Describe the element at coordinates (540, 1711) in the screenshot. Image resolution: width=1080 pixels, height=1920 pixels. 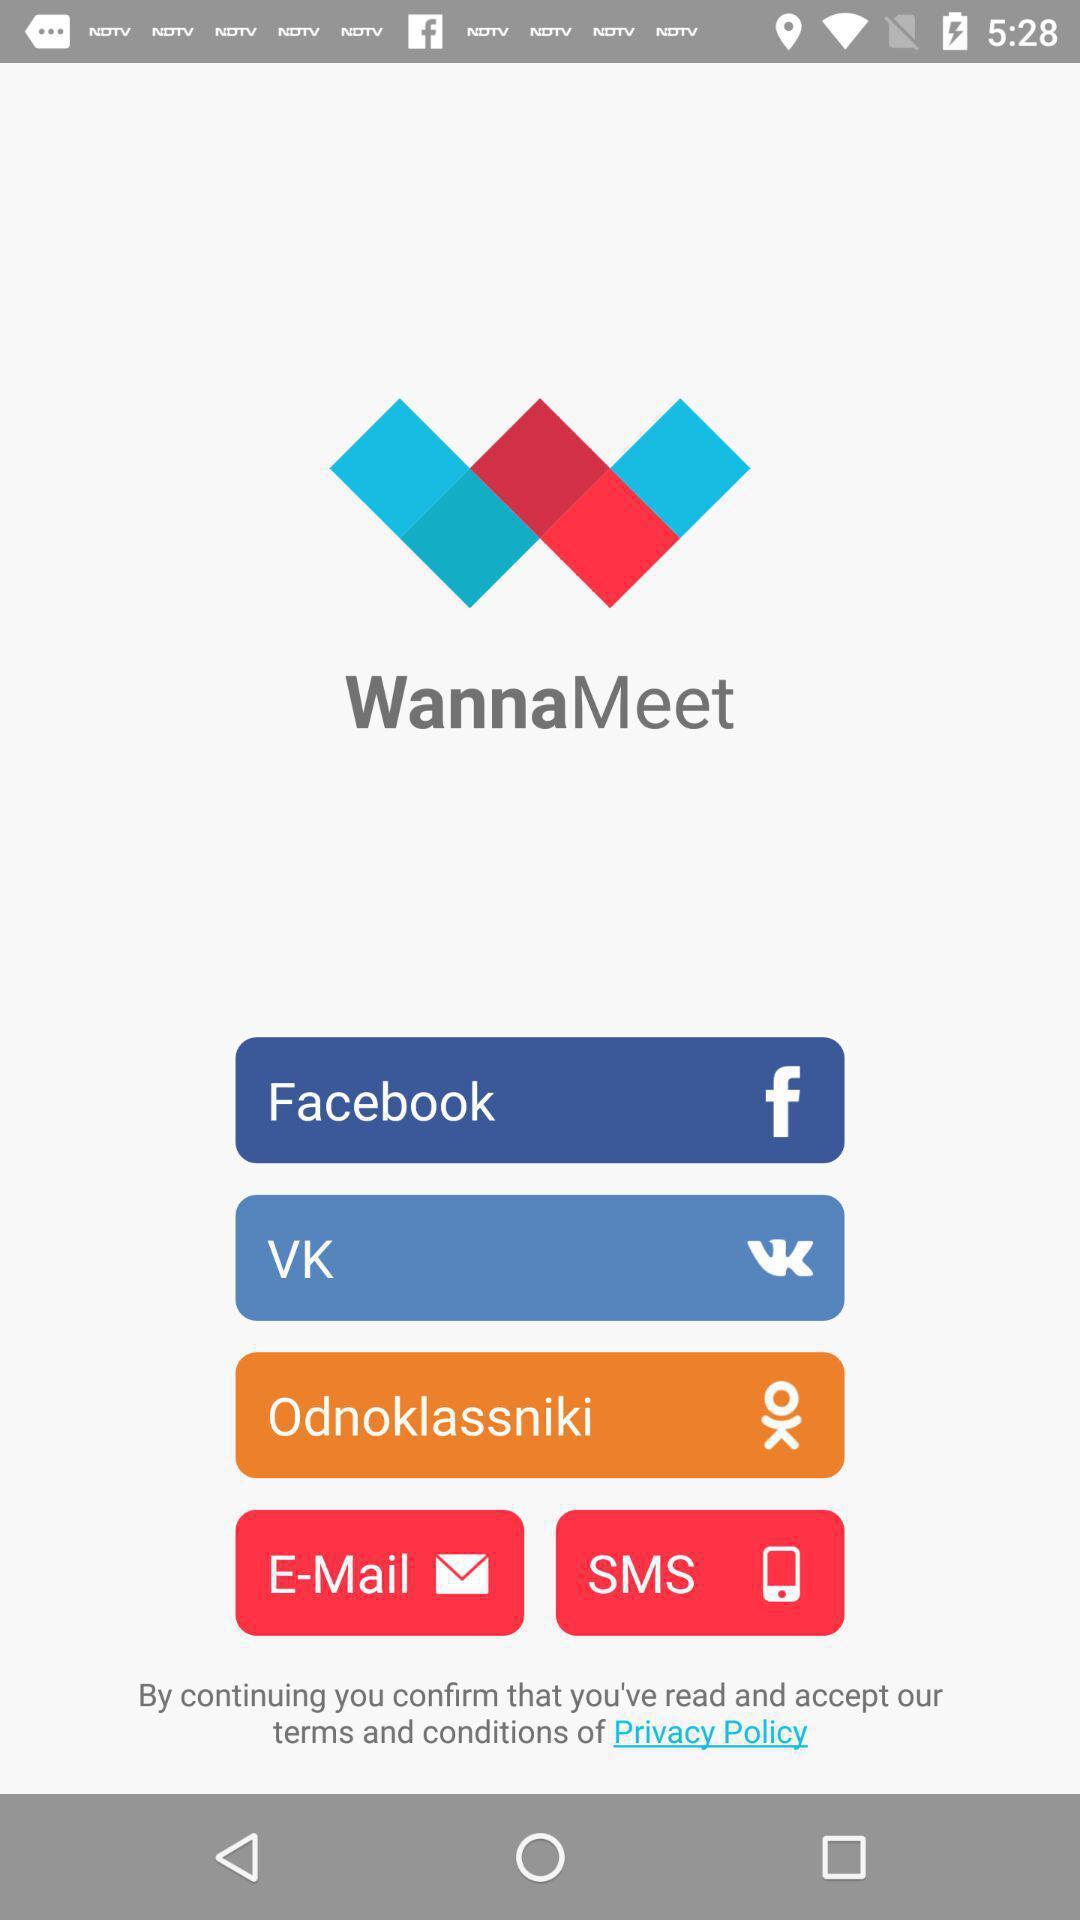
I see `icon below e-mail` at that location.